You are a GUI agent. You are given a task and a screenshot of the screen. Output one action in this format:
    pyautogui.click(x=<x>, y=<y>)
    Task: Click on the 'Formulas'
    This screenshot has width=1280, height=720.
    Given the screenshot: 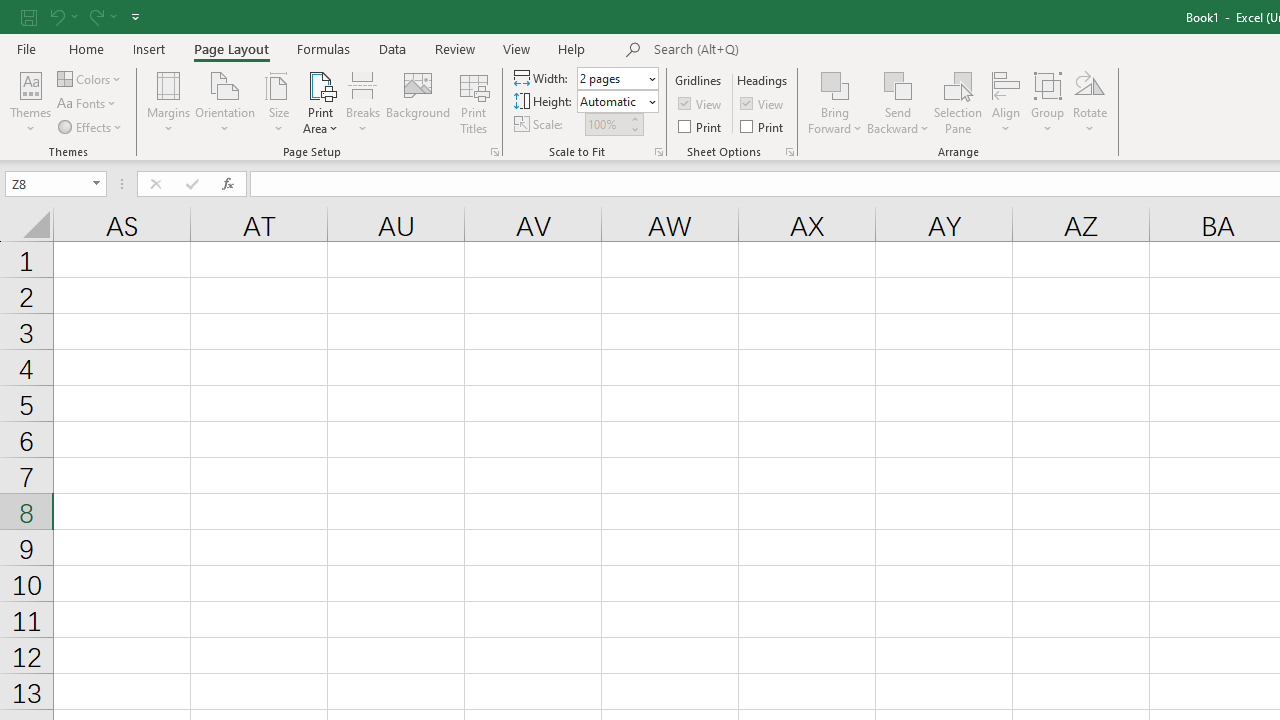 What is the action you would take?
    pyautogui.click(x=323, y=48)
    